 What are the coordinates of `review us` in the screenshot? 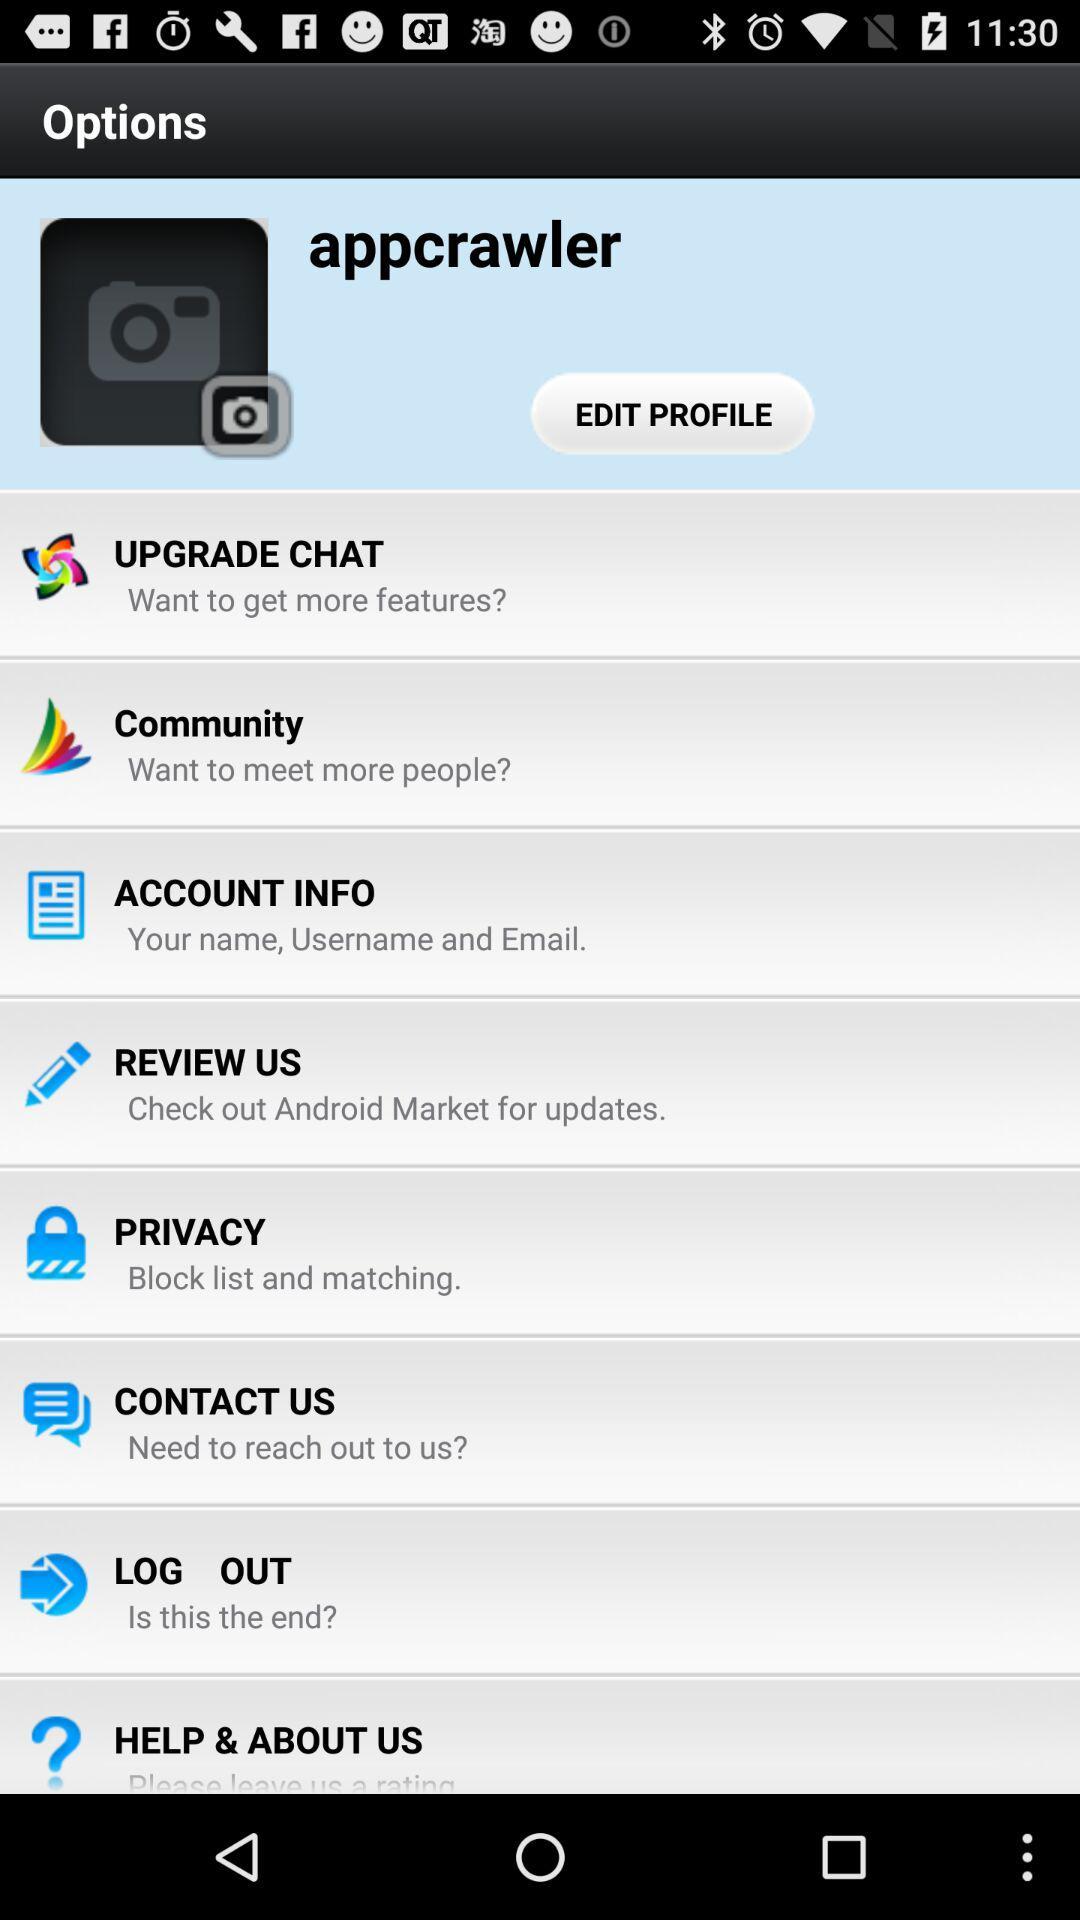 It's located at (207, 1060).